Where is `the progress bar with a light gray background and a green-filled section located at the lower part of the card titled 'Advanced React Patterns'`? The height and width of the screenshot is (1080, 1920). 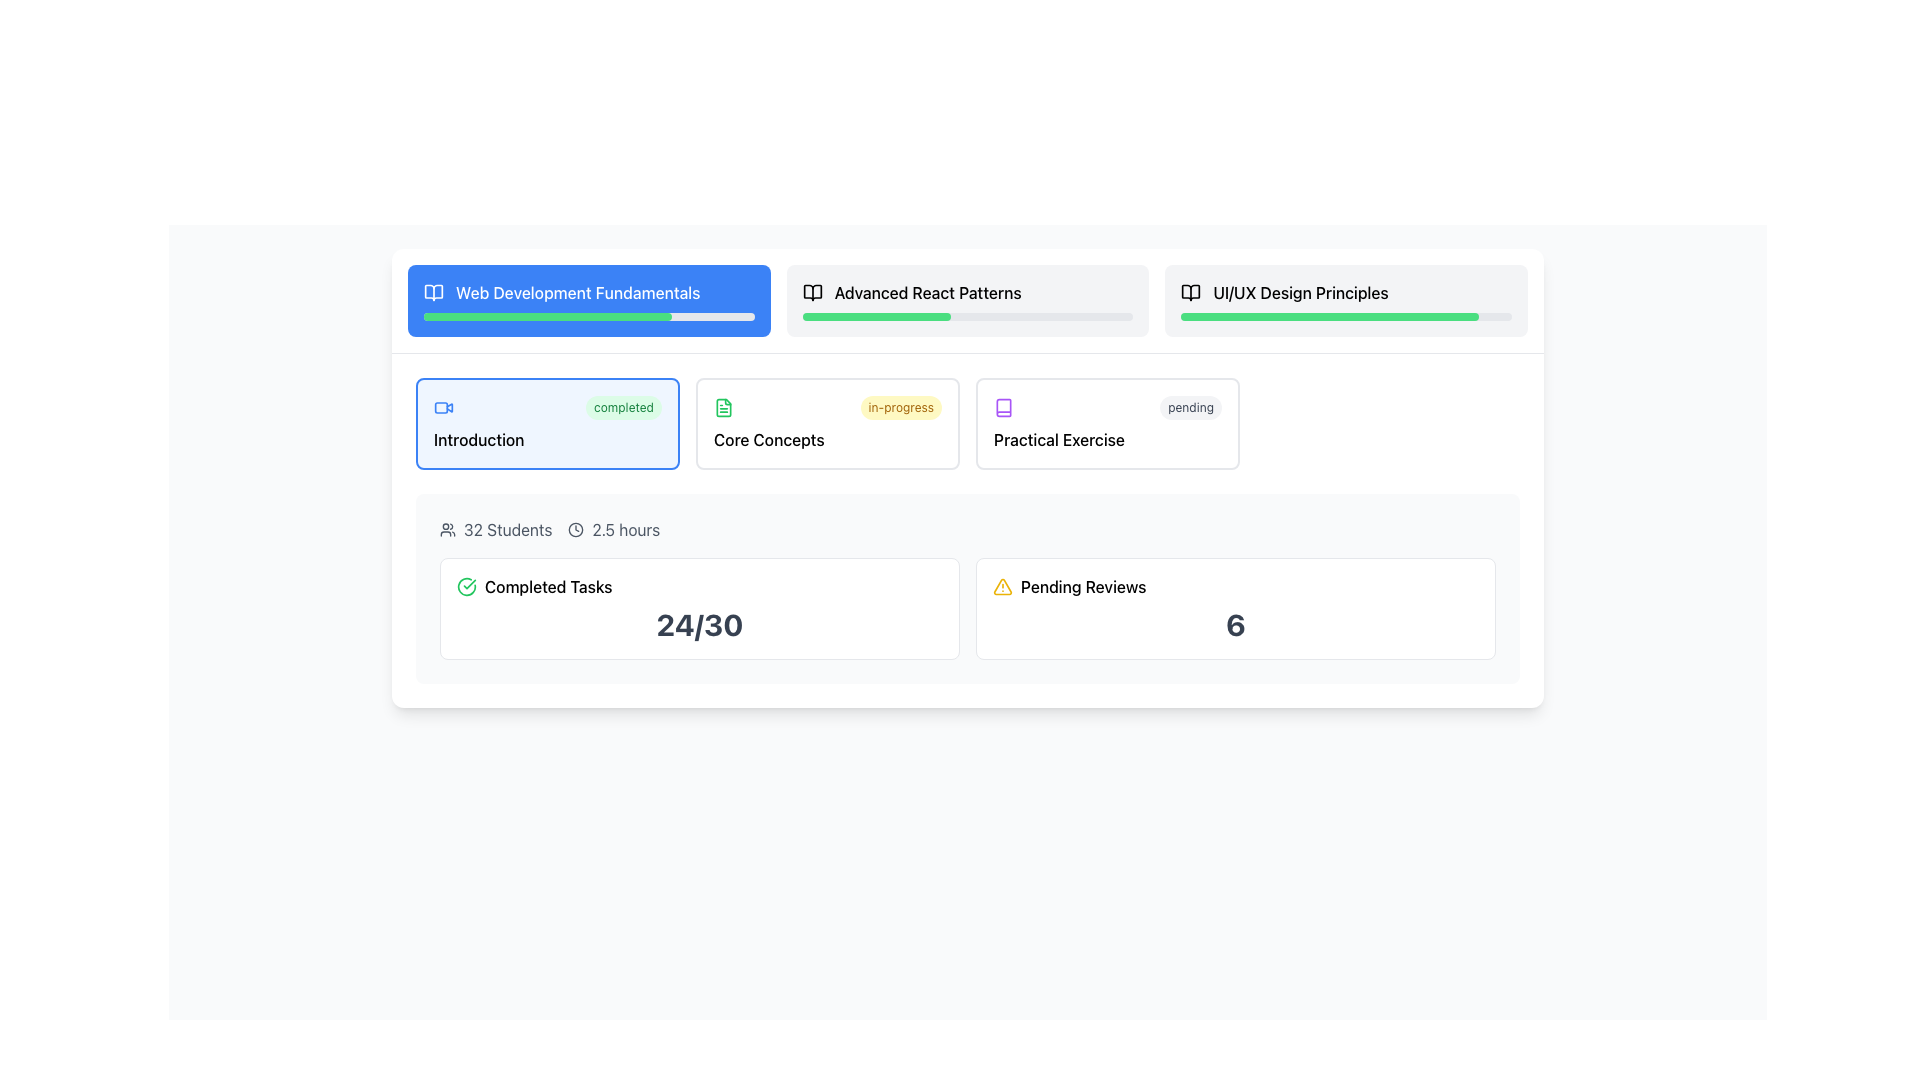
the progress bar with a light gray background and a green-filled section located at the lower part of the card titled 'Advanced React Patterns' is located at coordinates (968, 315).